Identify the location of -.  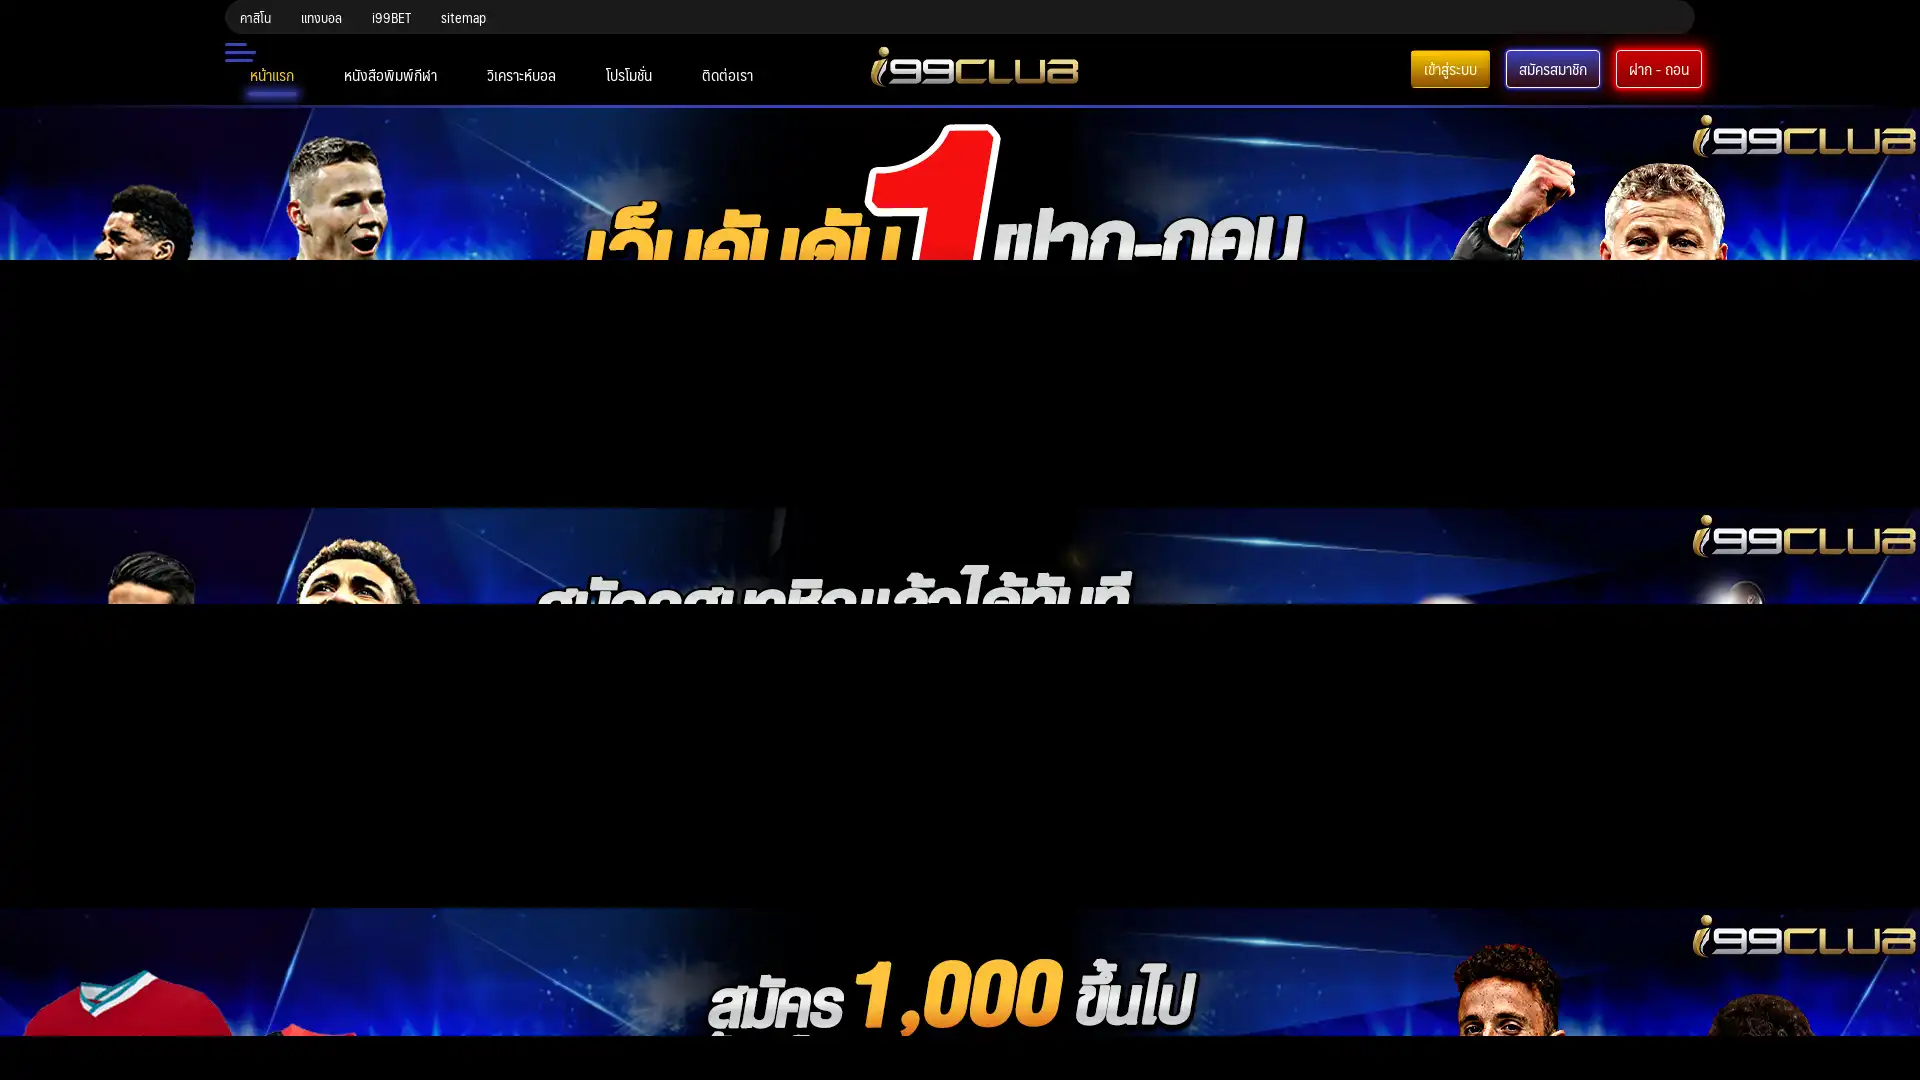
(1659, 68).